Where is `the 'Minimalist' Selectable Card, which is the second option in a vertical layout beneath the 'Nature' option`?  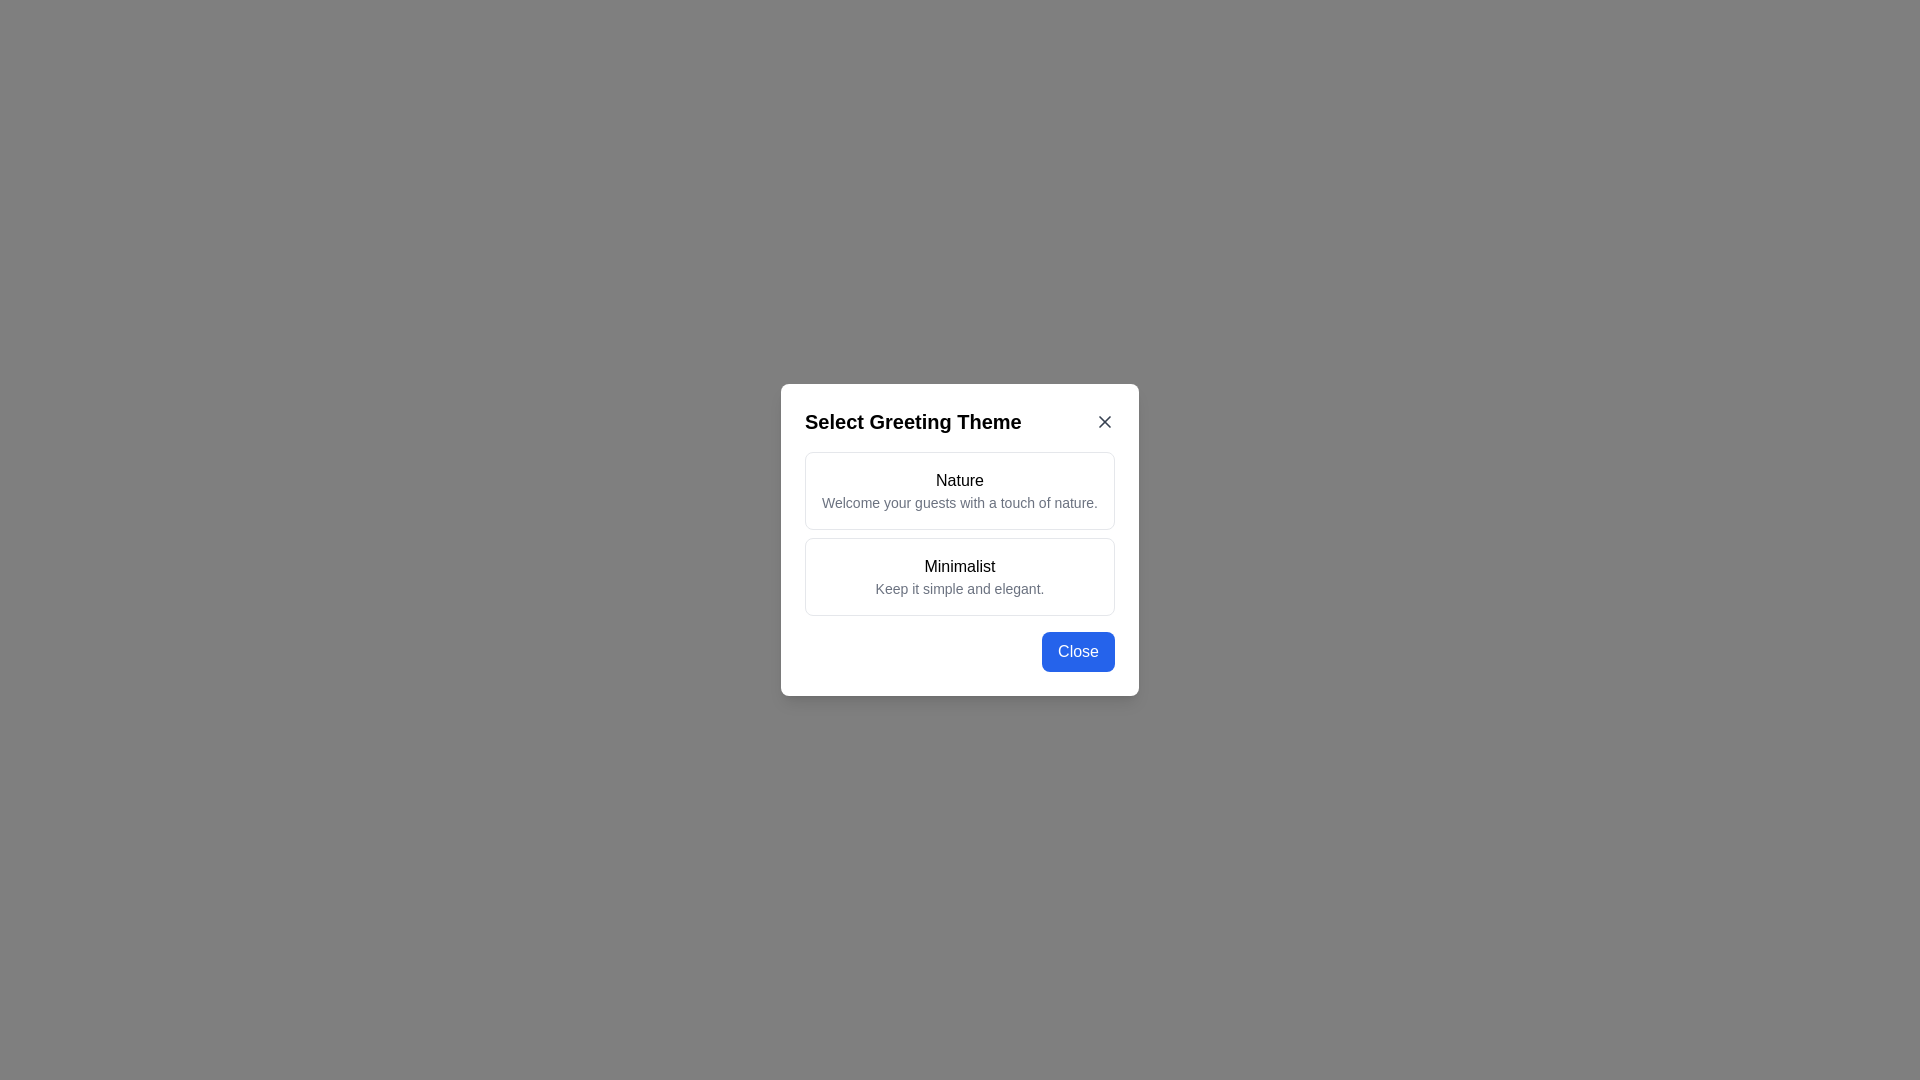 the 'Minimalist' Selectable Card, which is the second option in a vertical layout beneath the 'Nature' option is located at coordinates (960, 577).